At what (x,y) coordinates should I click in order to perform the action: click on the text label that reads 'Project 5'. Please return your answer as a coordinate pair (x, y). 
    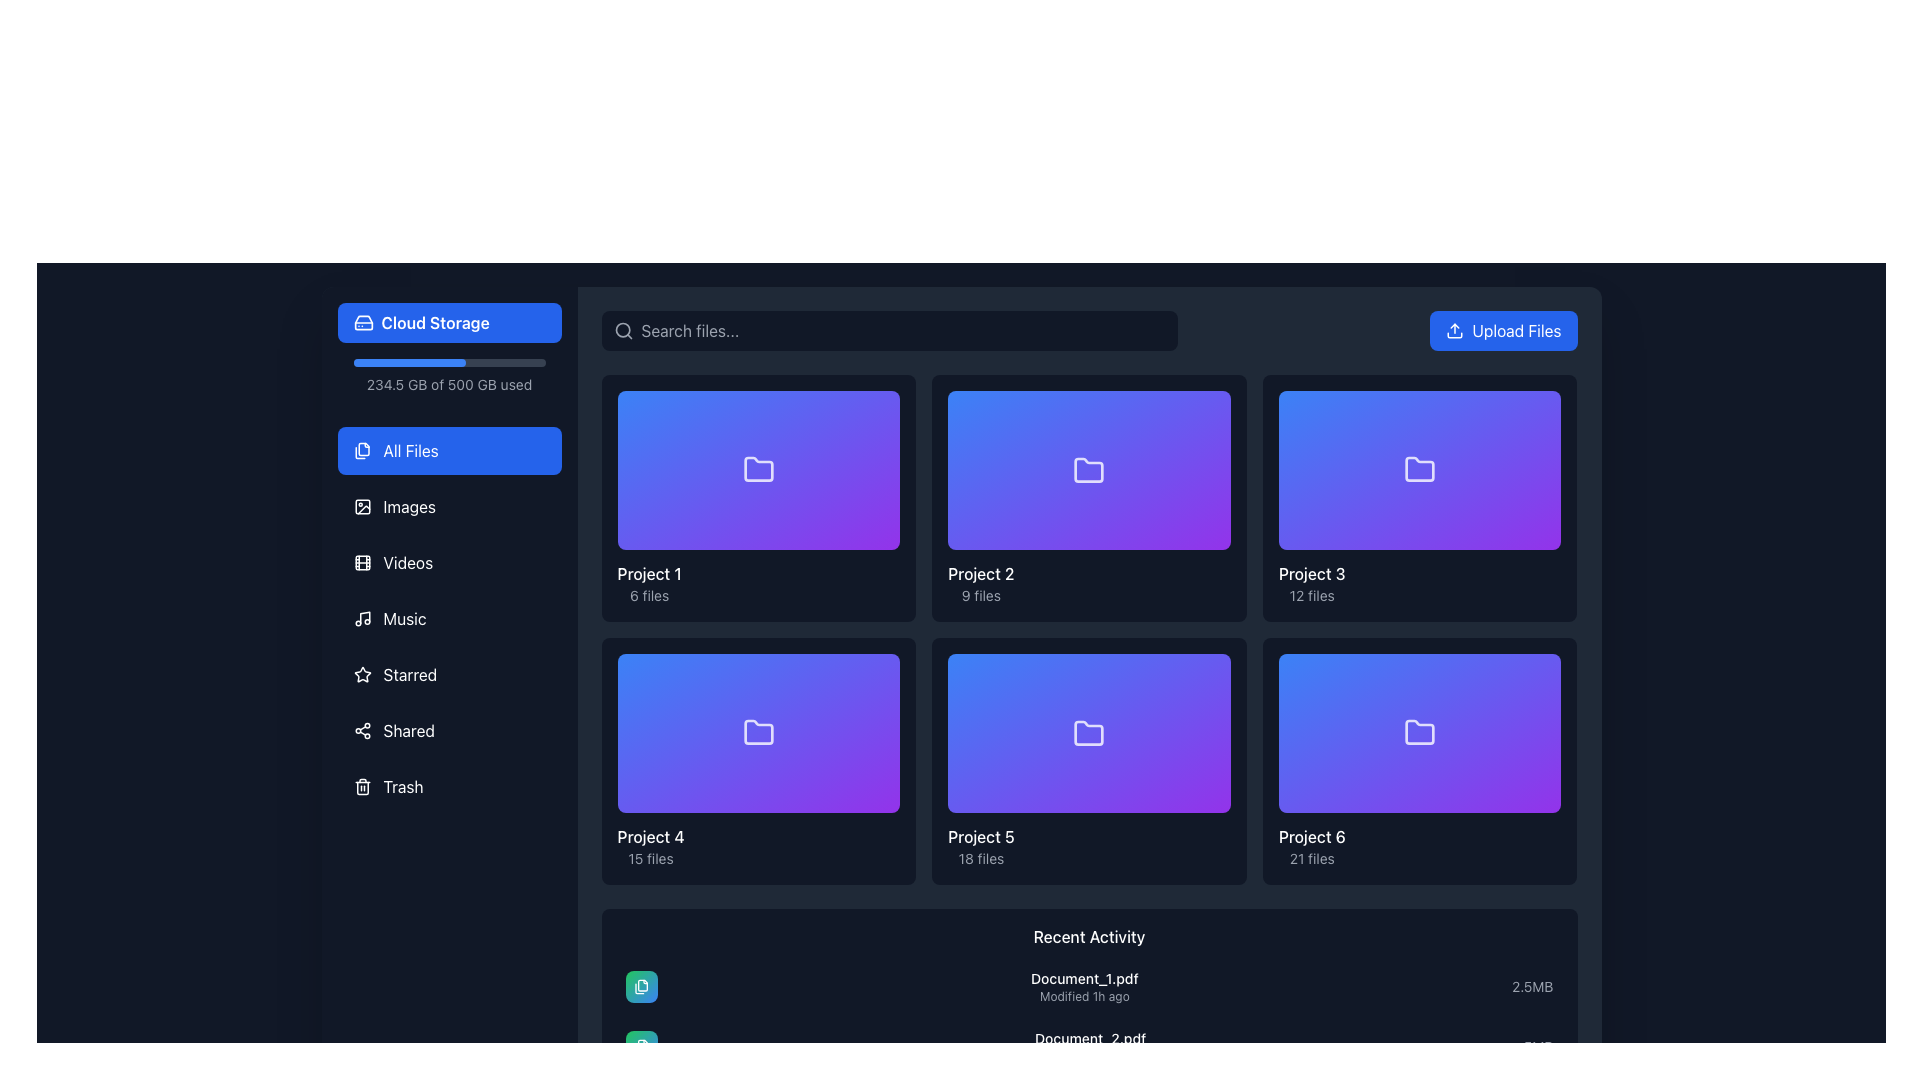
    Looking at the image, I should click on (981, 837).